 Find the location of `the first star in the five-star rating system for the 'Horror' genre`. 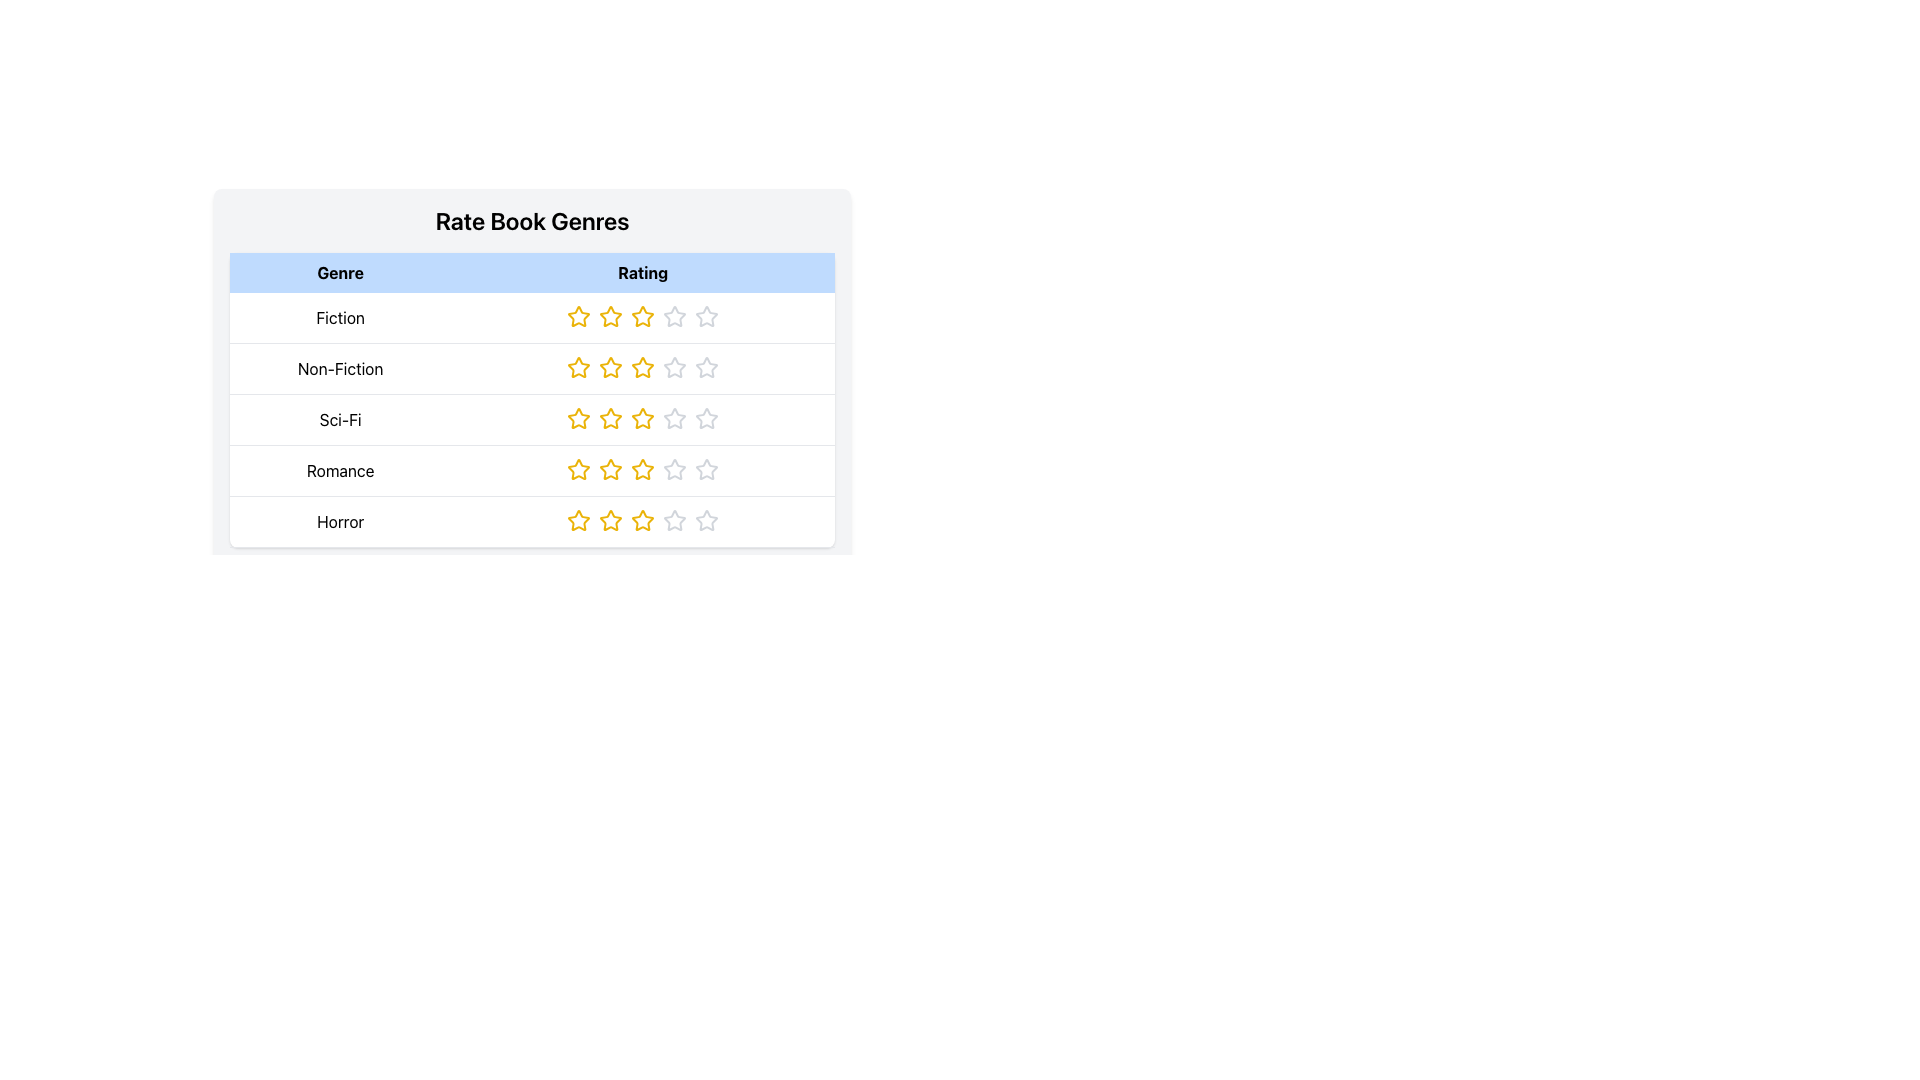

the first star in the five-star rating system for the 'Horror' genre is located at coordinates (578, 519).